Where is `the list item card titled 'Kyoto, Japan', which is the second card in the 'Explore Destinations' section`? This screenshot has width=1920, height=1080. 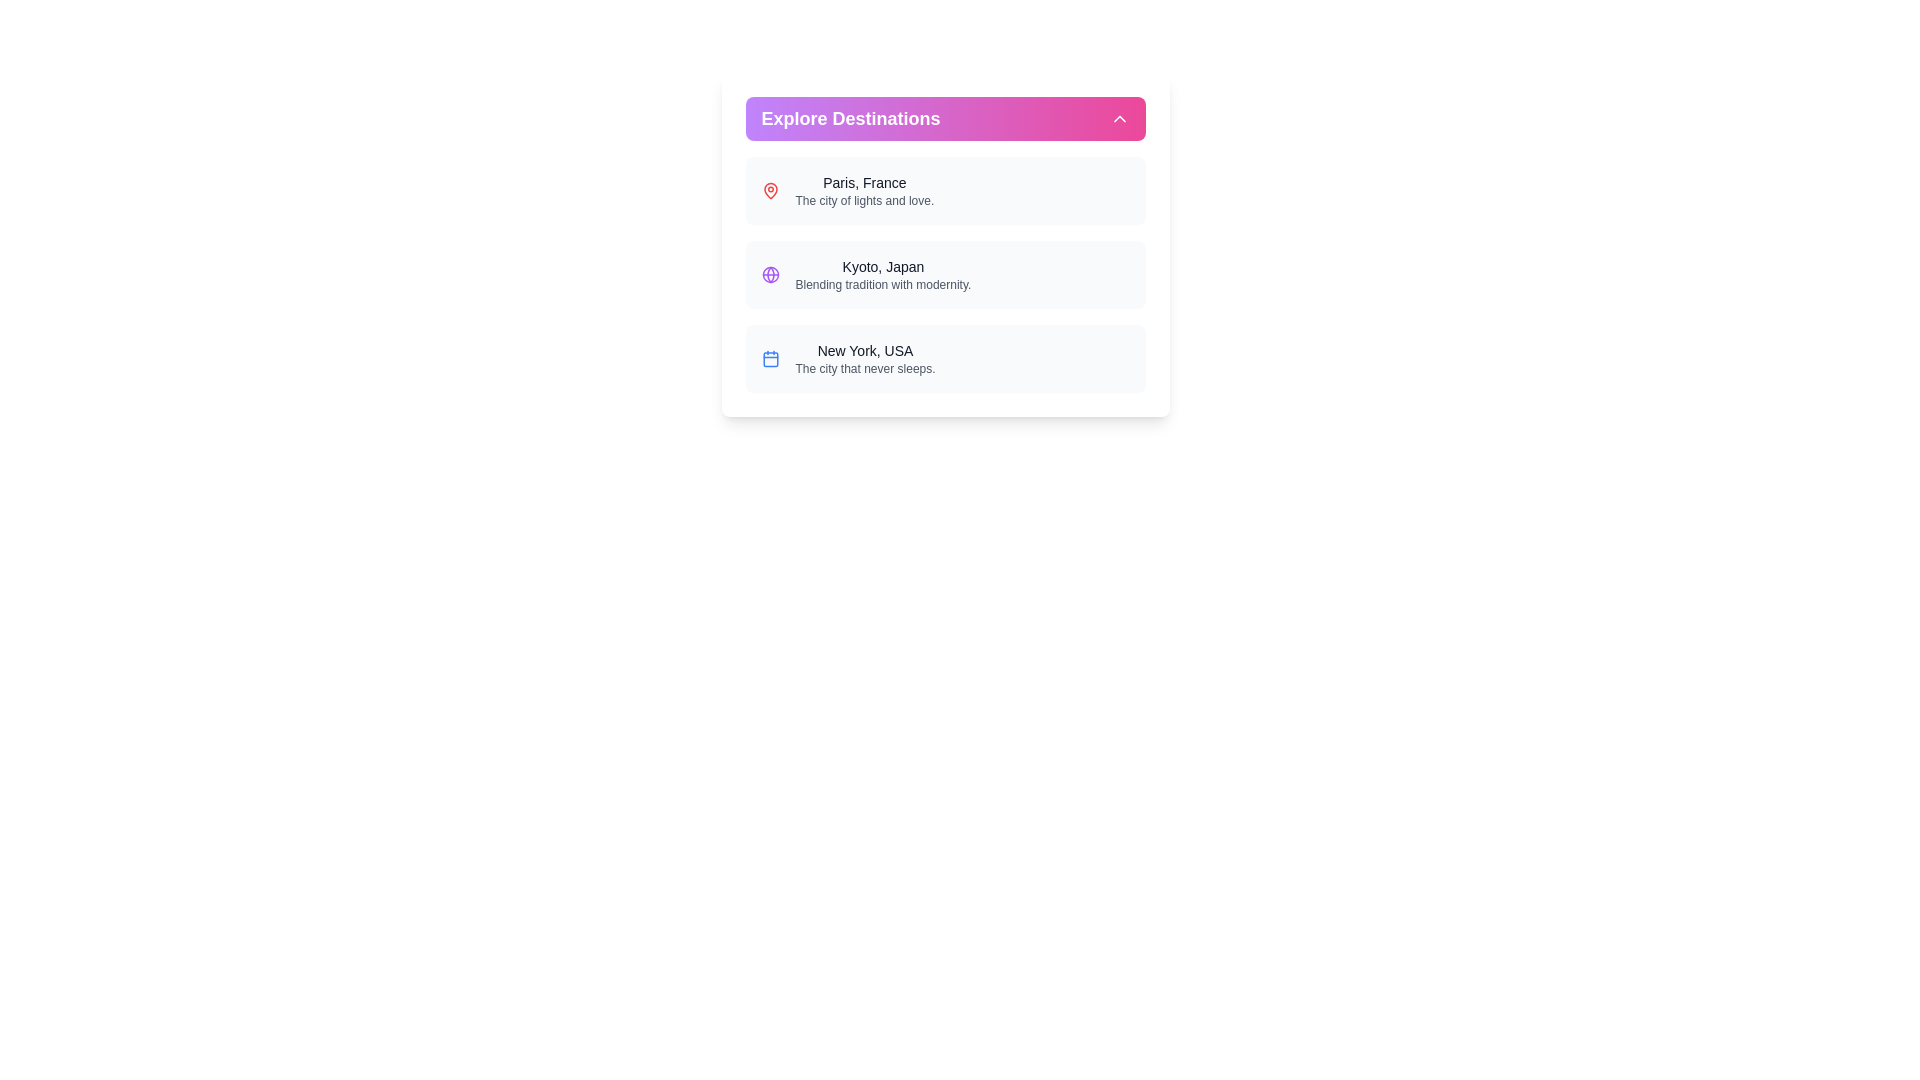 the list item card titled 'Kyoto, Japan', which is the second card in the 'Explore Destinations' section is located at coordinates (944, 274).